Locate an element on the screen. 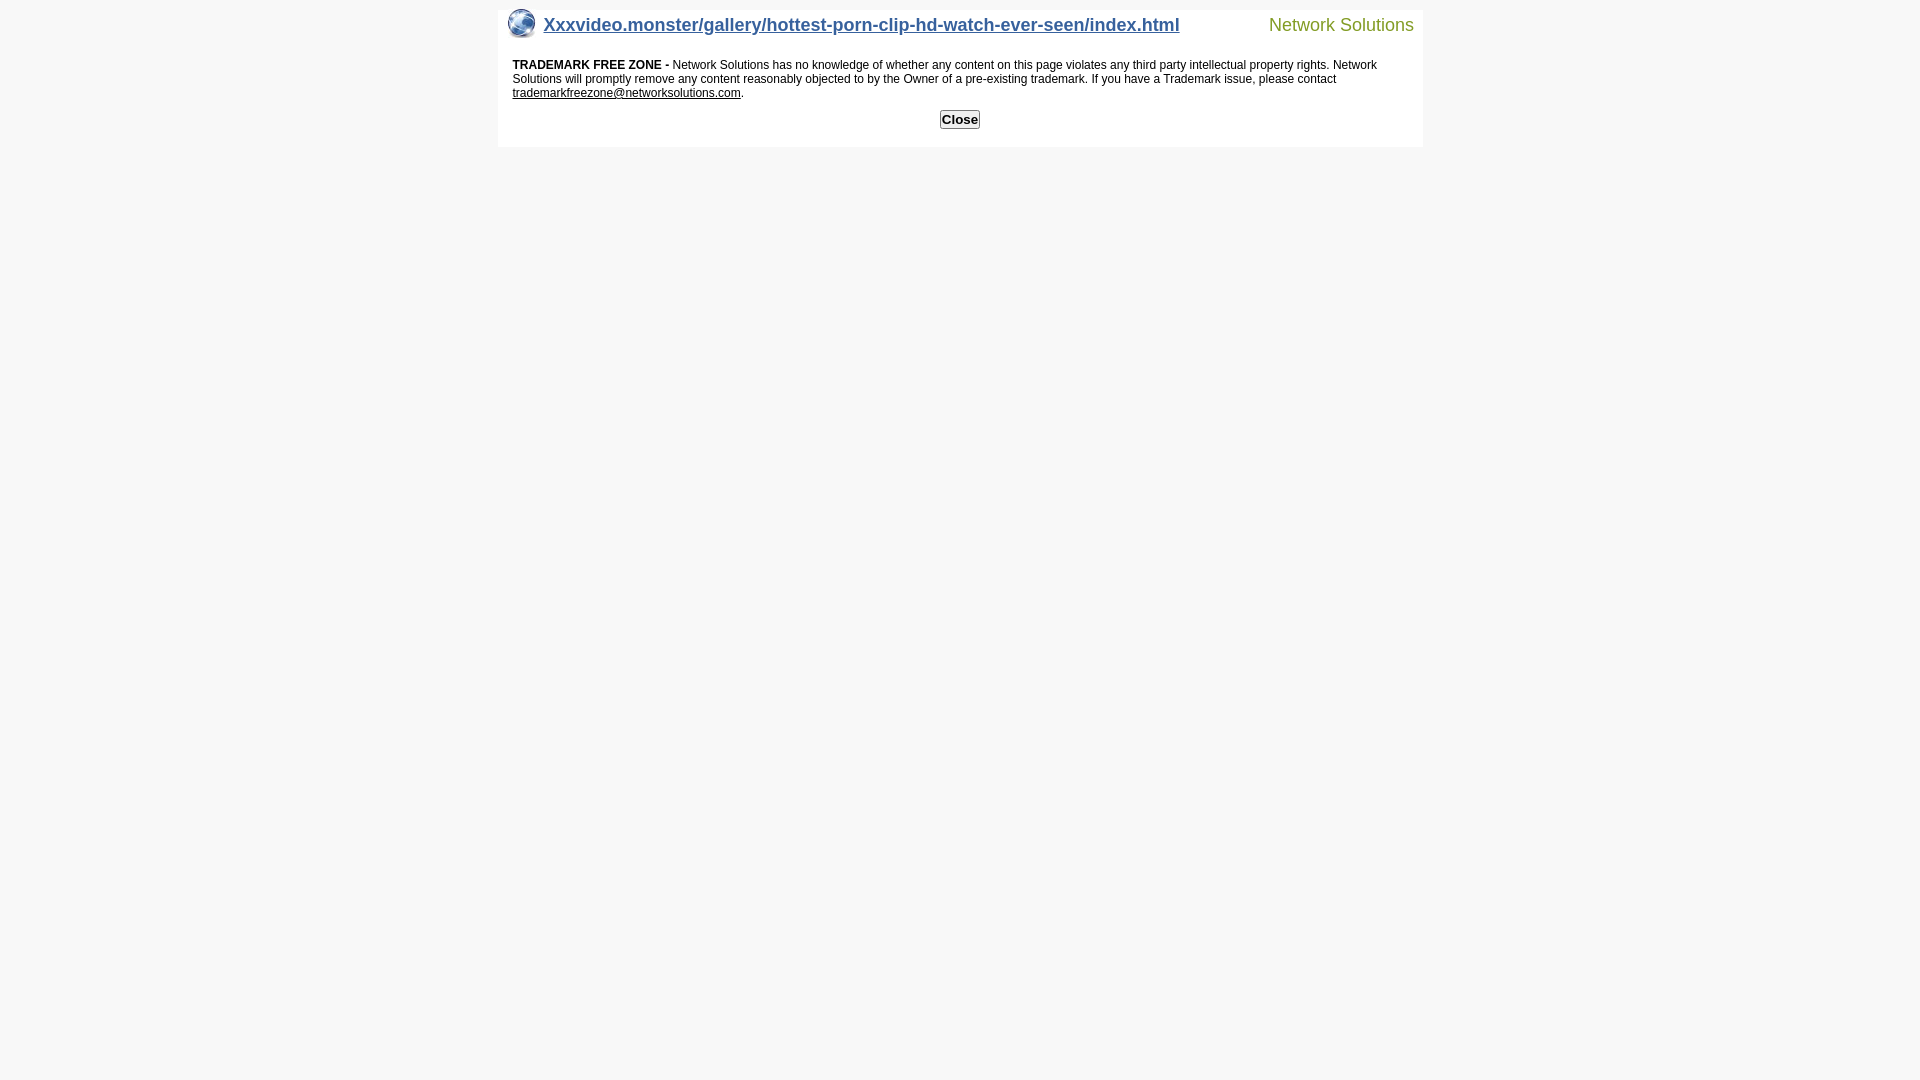  'trademarkfreezone@networksolutions.com' is located at coordinates (512, 92).